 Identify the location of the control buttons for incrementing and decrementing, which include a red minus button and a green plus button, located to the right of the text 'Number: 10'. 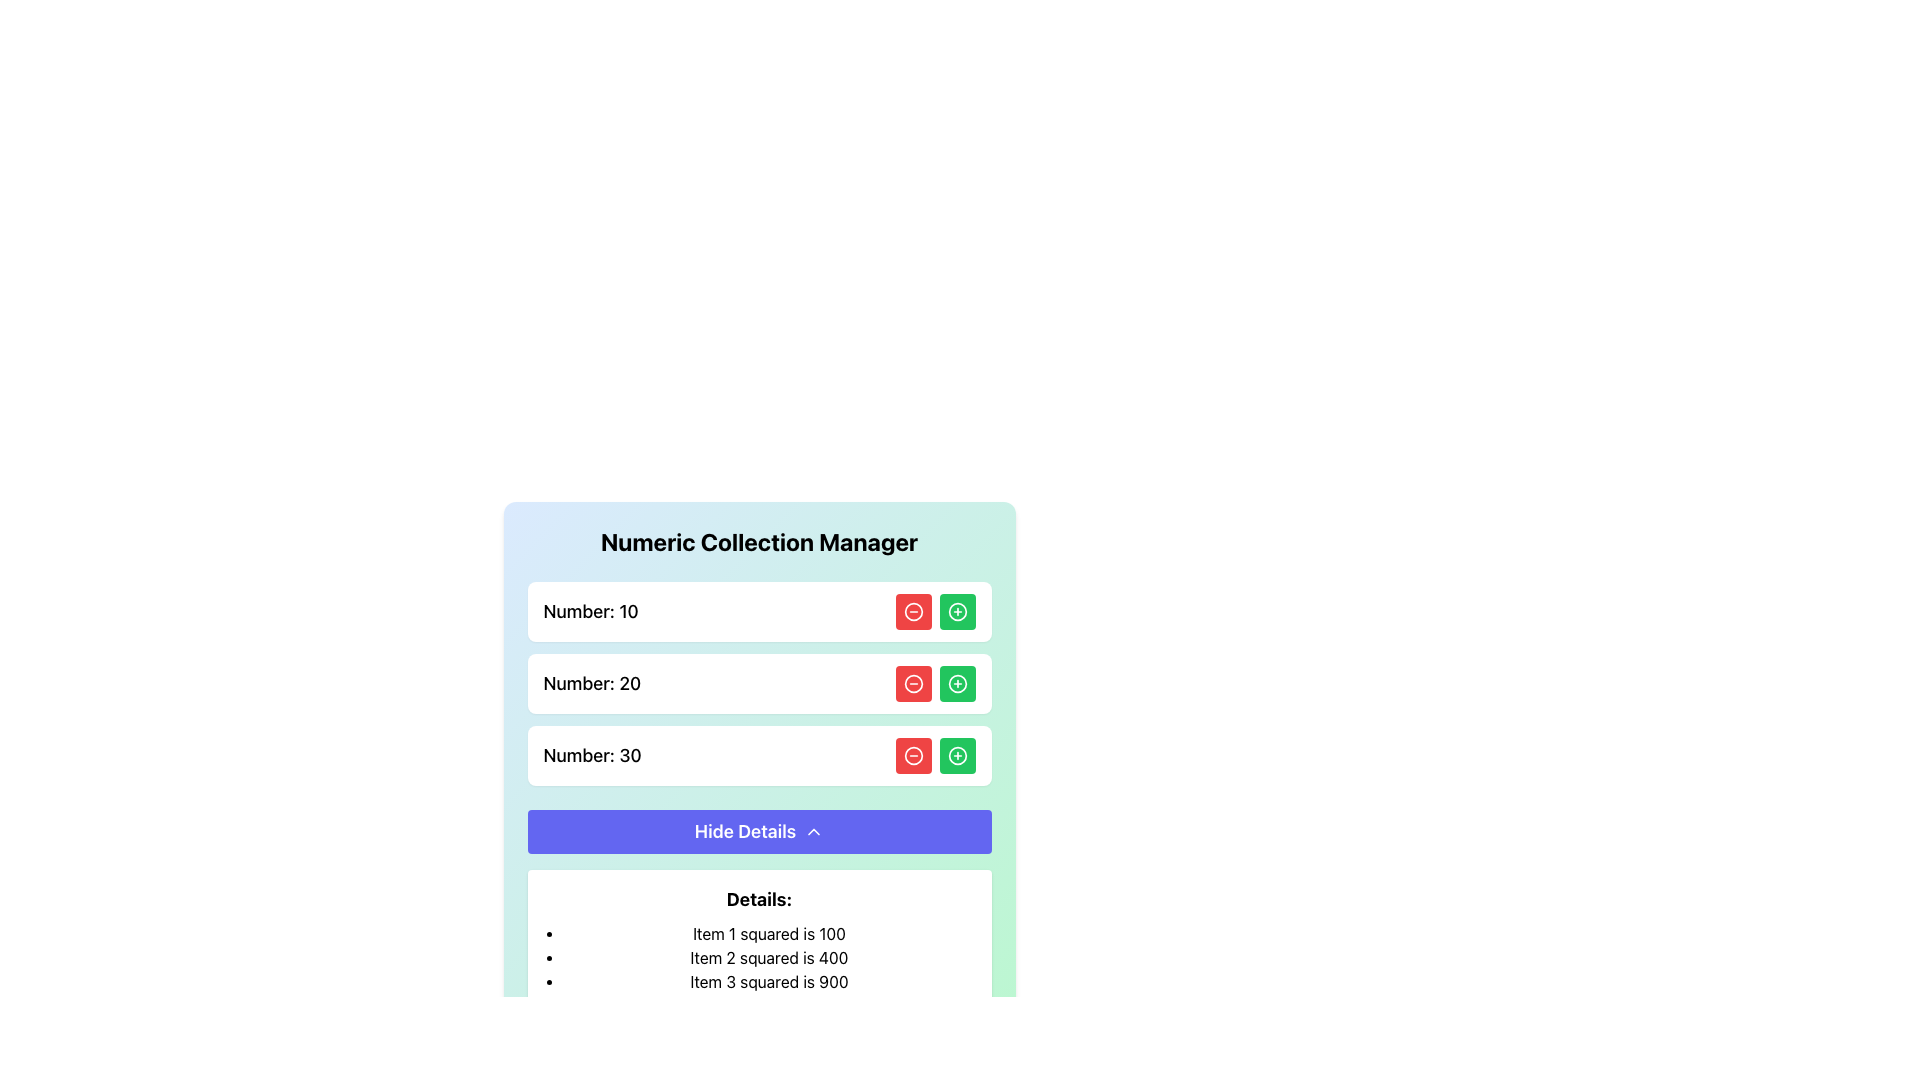
(934, 611).